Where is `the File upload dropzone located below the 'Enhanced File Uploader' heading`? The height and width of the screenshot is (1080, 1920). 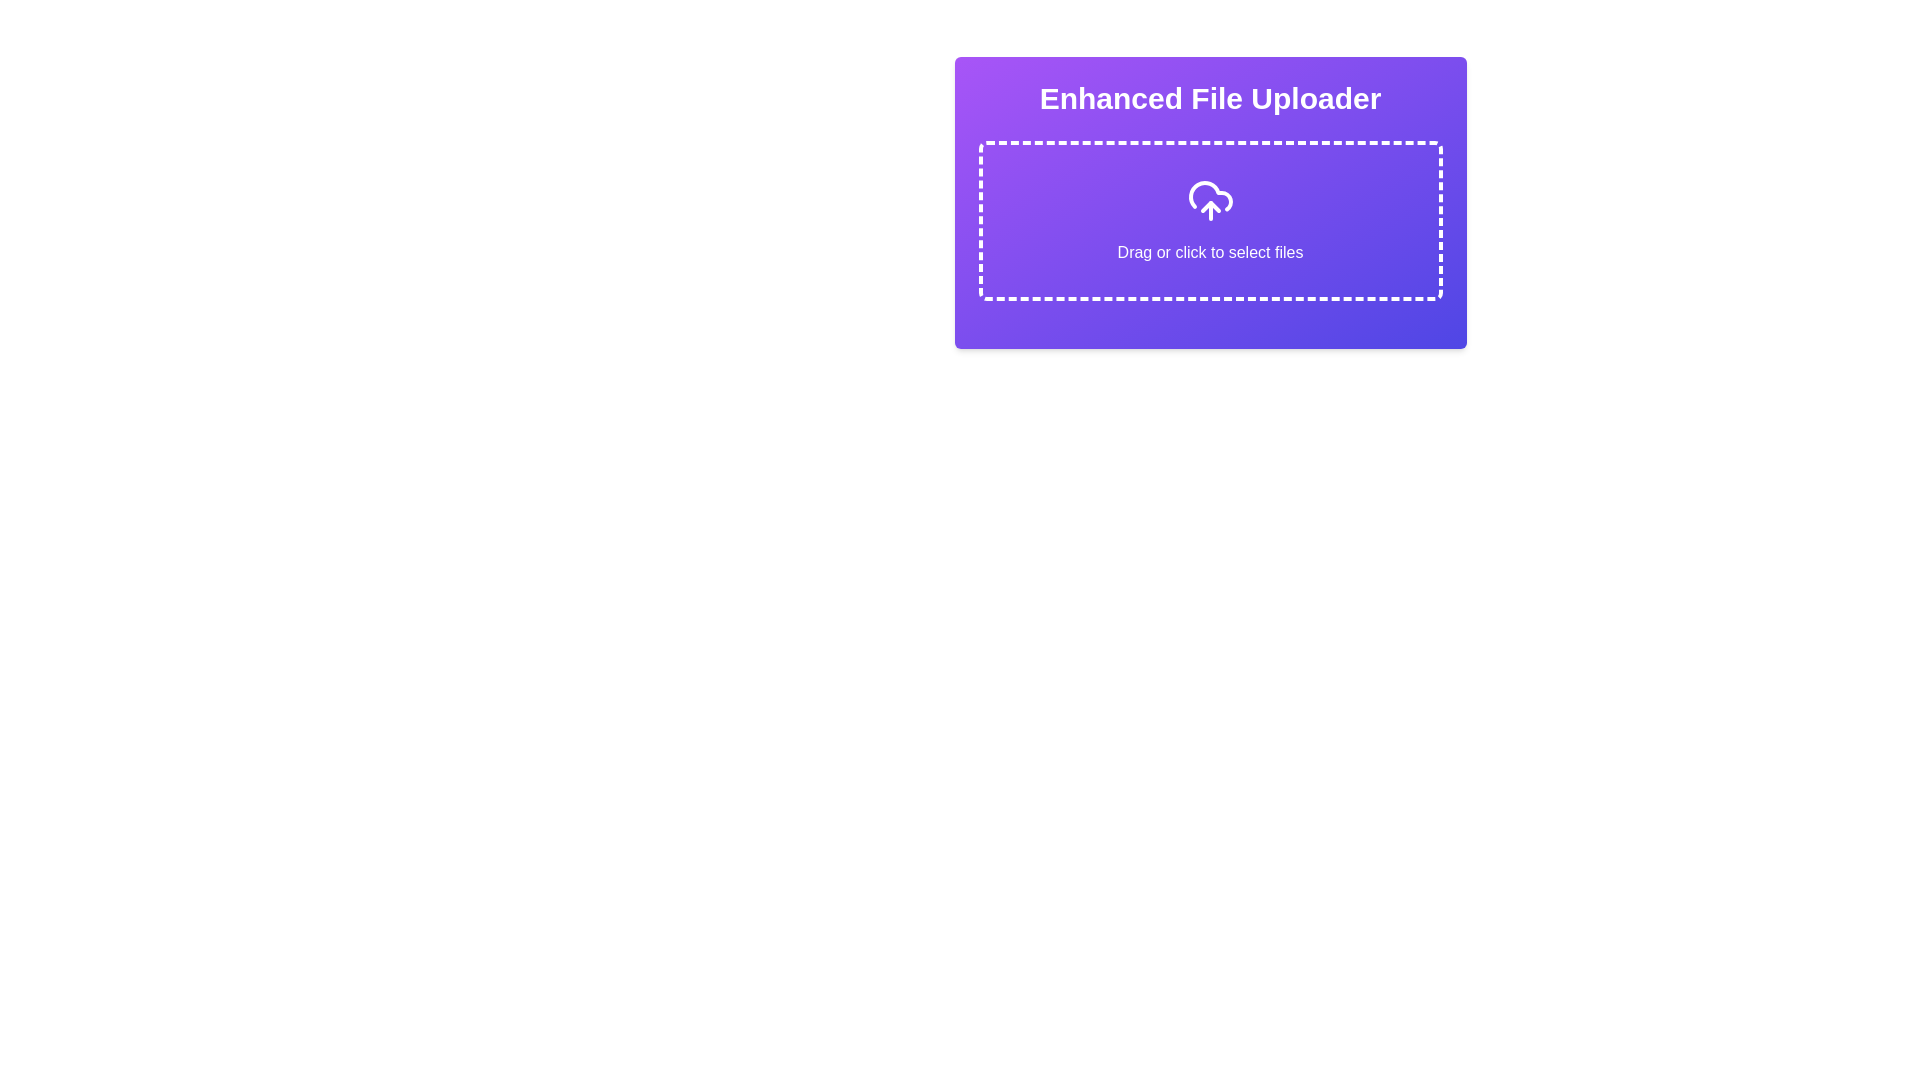
the File upload dropzone located below the 'Enhanced File Uploader' heading is located at coordinates (1209, 220).